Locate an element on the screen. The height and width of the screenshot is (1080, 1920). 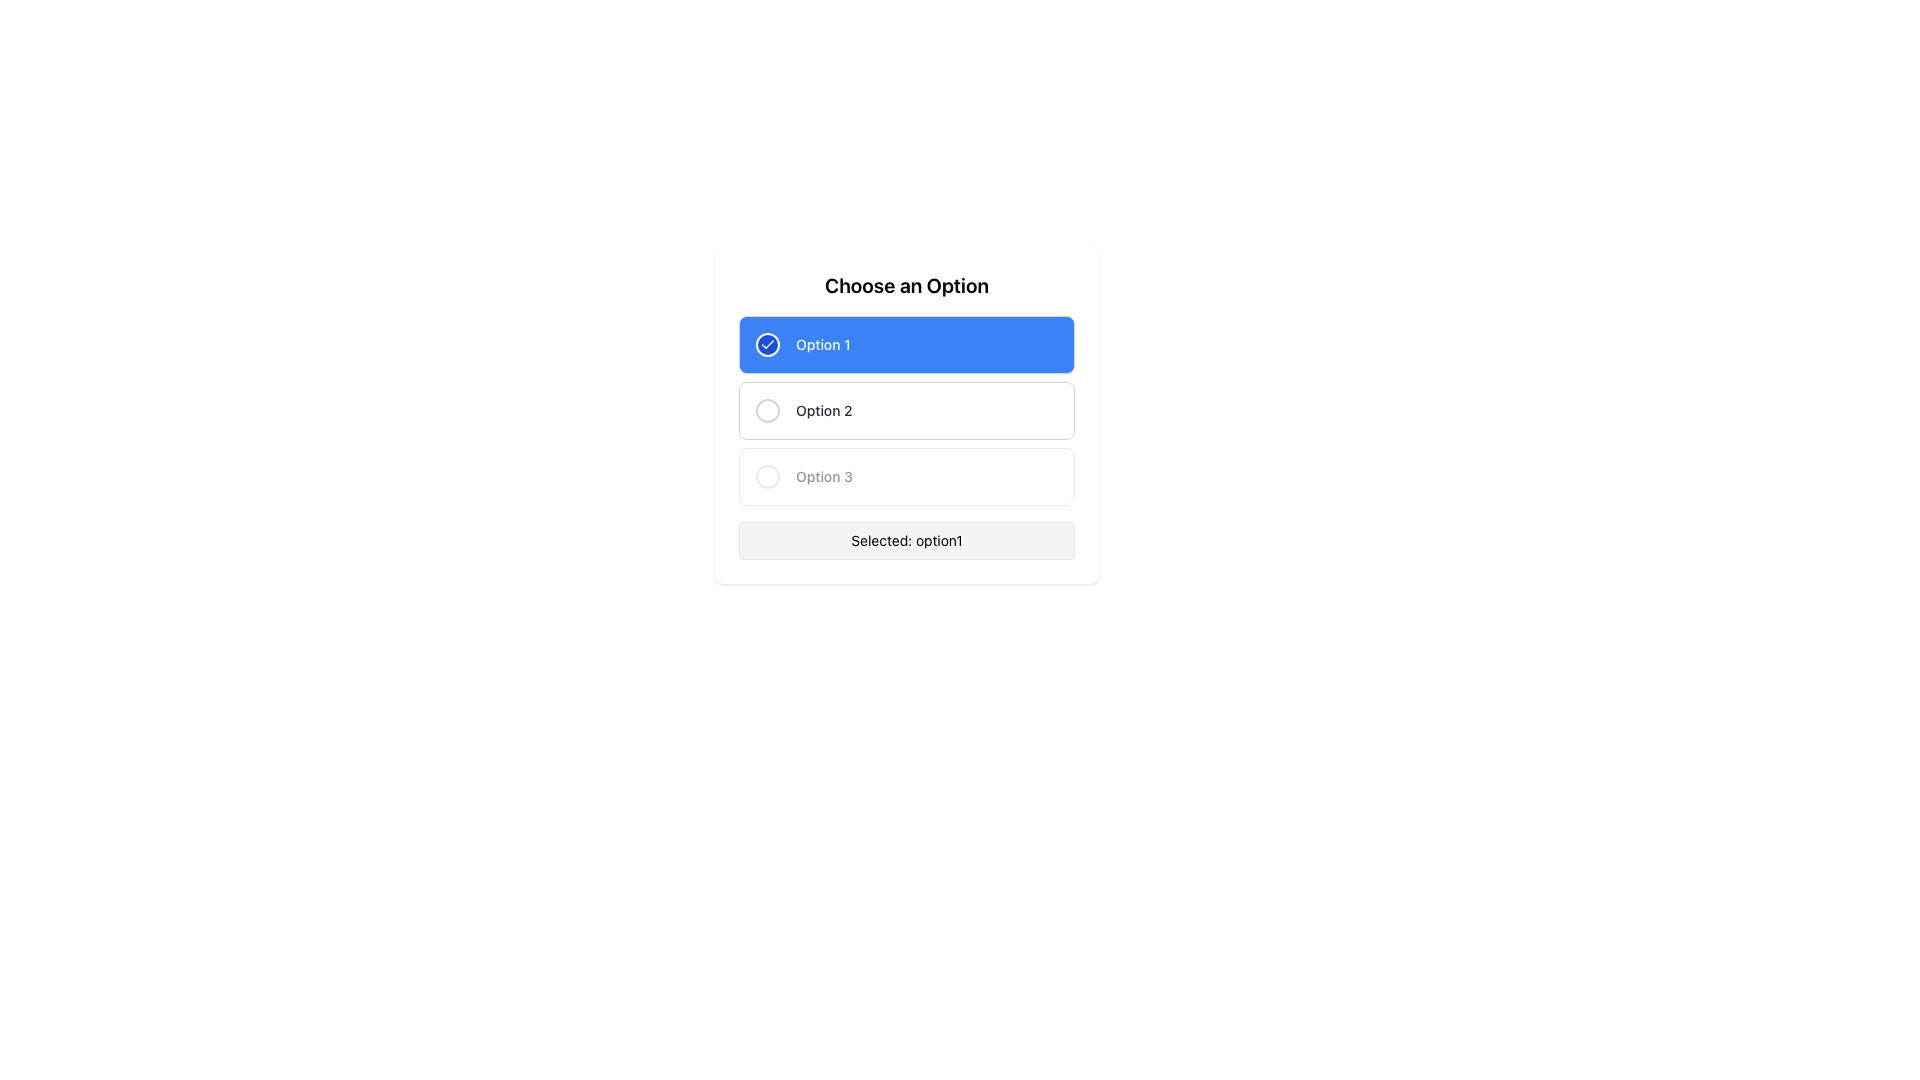
the static text label 'Option 1' which is styled with a small font size and medium weight, located to the right of a circular checkbox indicator in the 'Choose an Option' panel is located at coordinates (823, 343).